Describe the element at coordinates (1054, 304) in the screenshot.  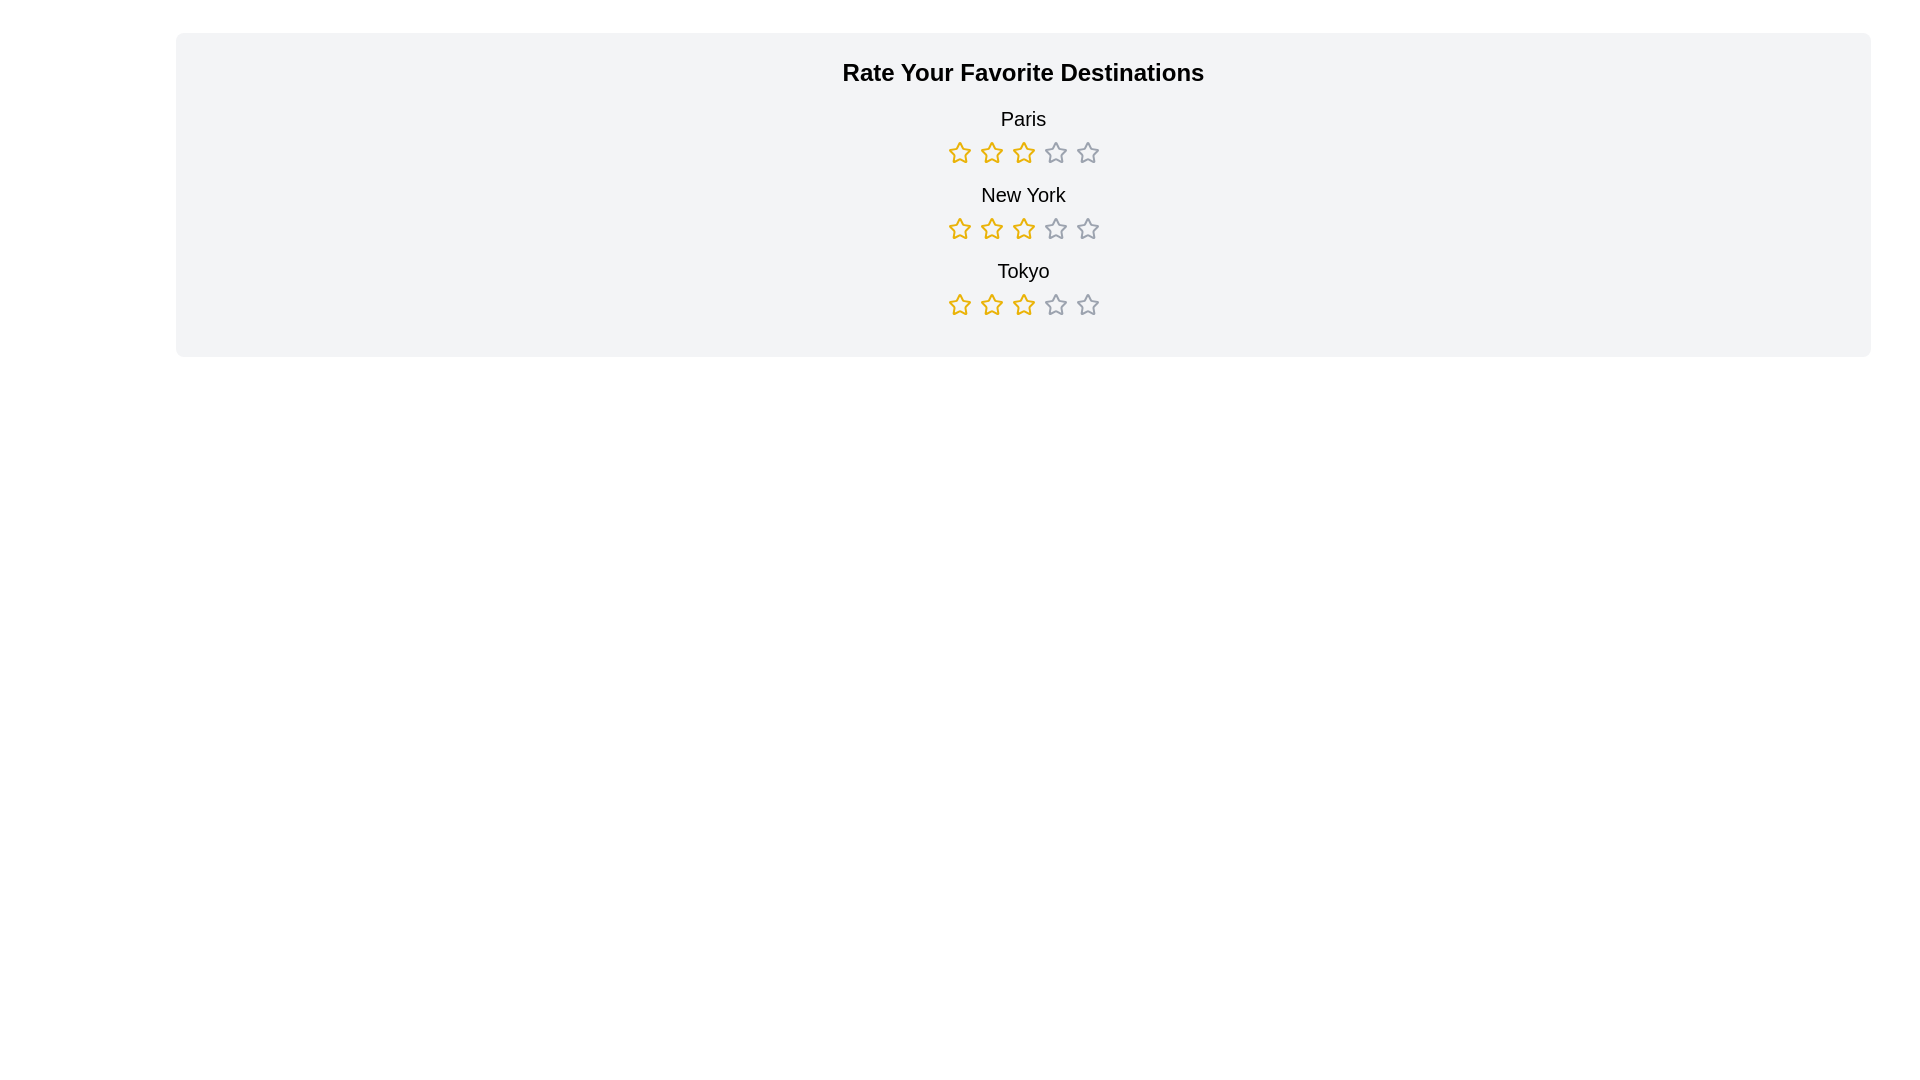
I see `the fourth star icon for rating in the row corresponding` at that location.